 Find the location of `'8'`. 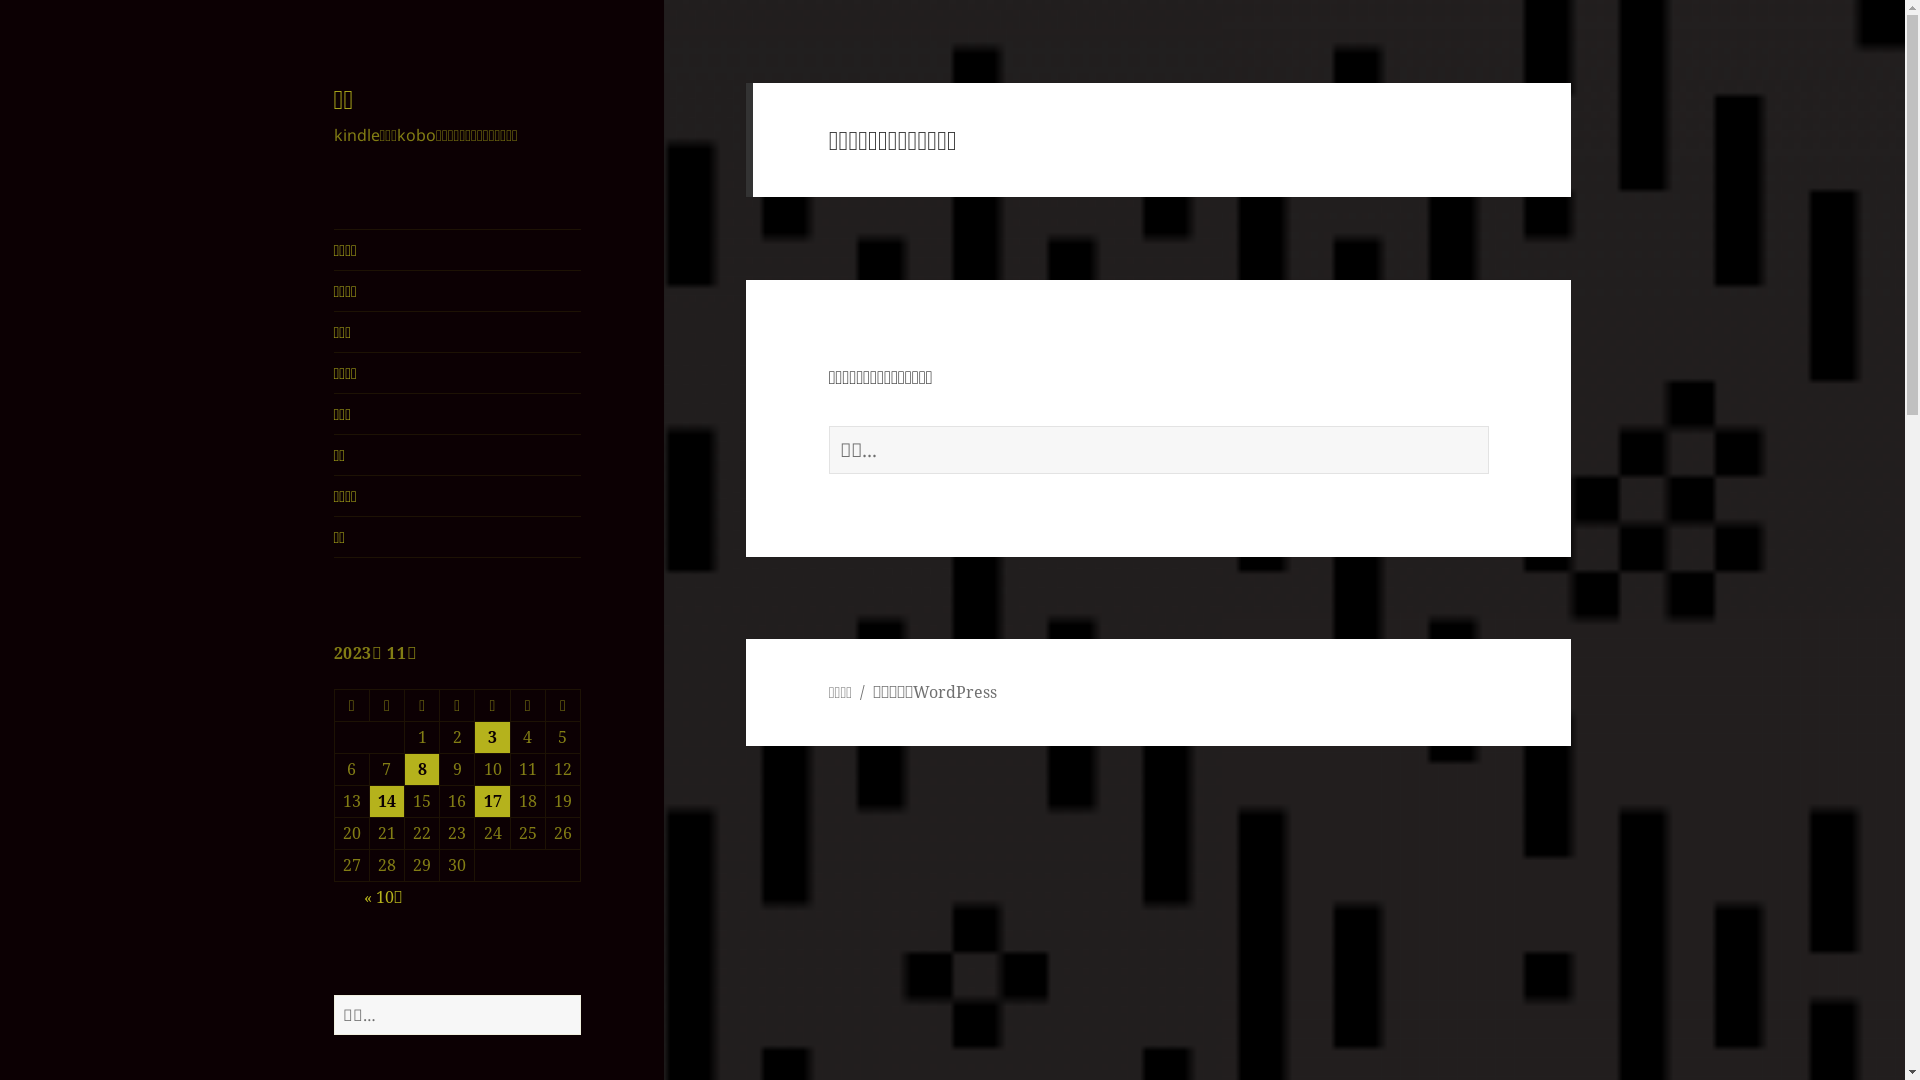

'8' is located at coordinates (421, 768).